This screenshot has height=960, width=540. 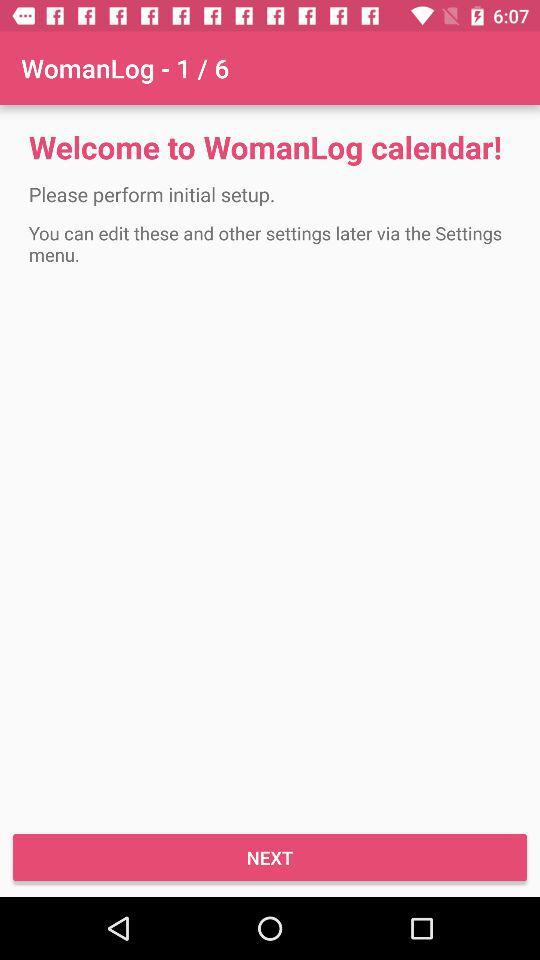 What do you see at coordinates (270, 856) in the screenshot?
I see `the item below the you can edit item` at bounding box center [270, 856].